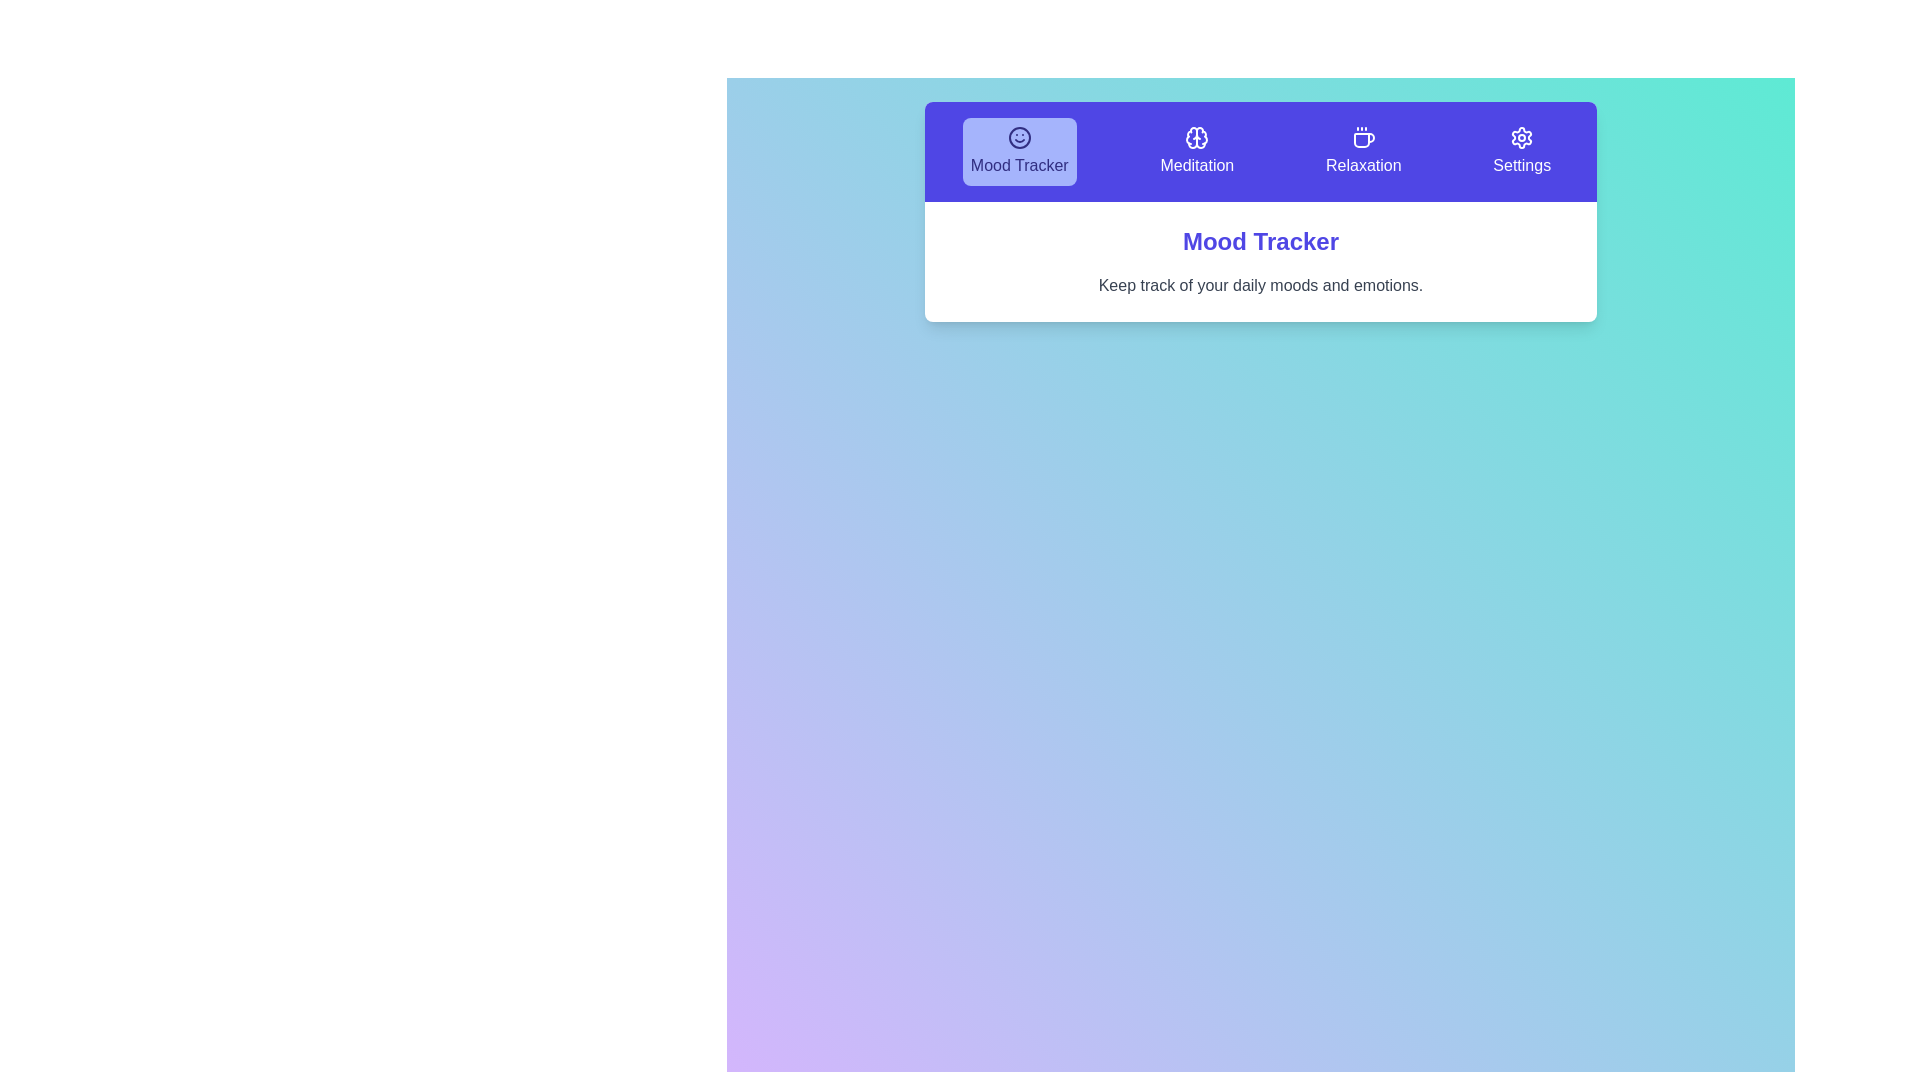 This screenshot has height=1080, width=1920. What do you see at coordinates (1521, 150) in the screenshot?
I see `the 'Settings' button with a gear icon, which is the fourth item in the top navigation bar with a purple background, to trigger hover interactions` at bounding box center [1521, 150].